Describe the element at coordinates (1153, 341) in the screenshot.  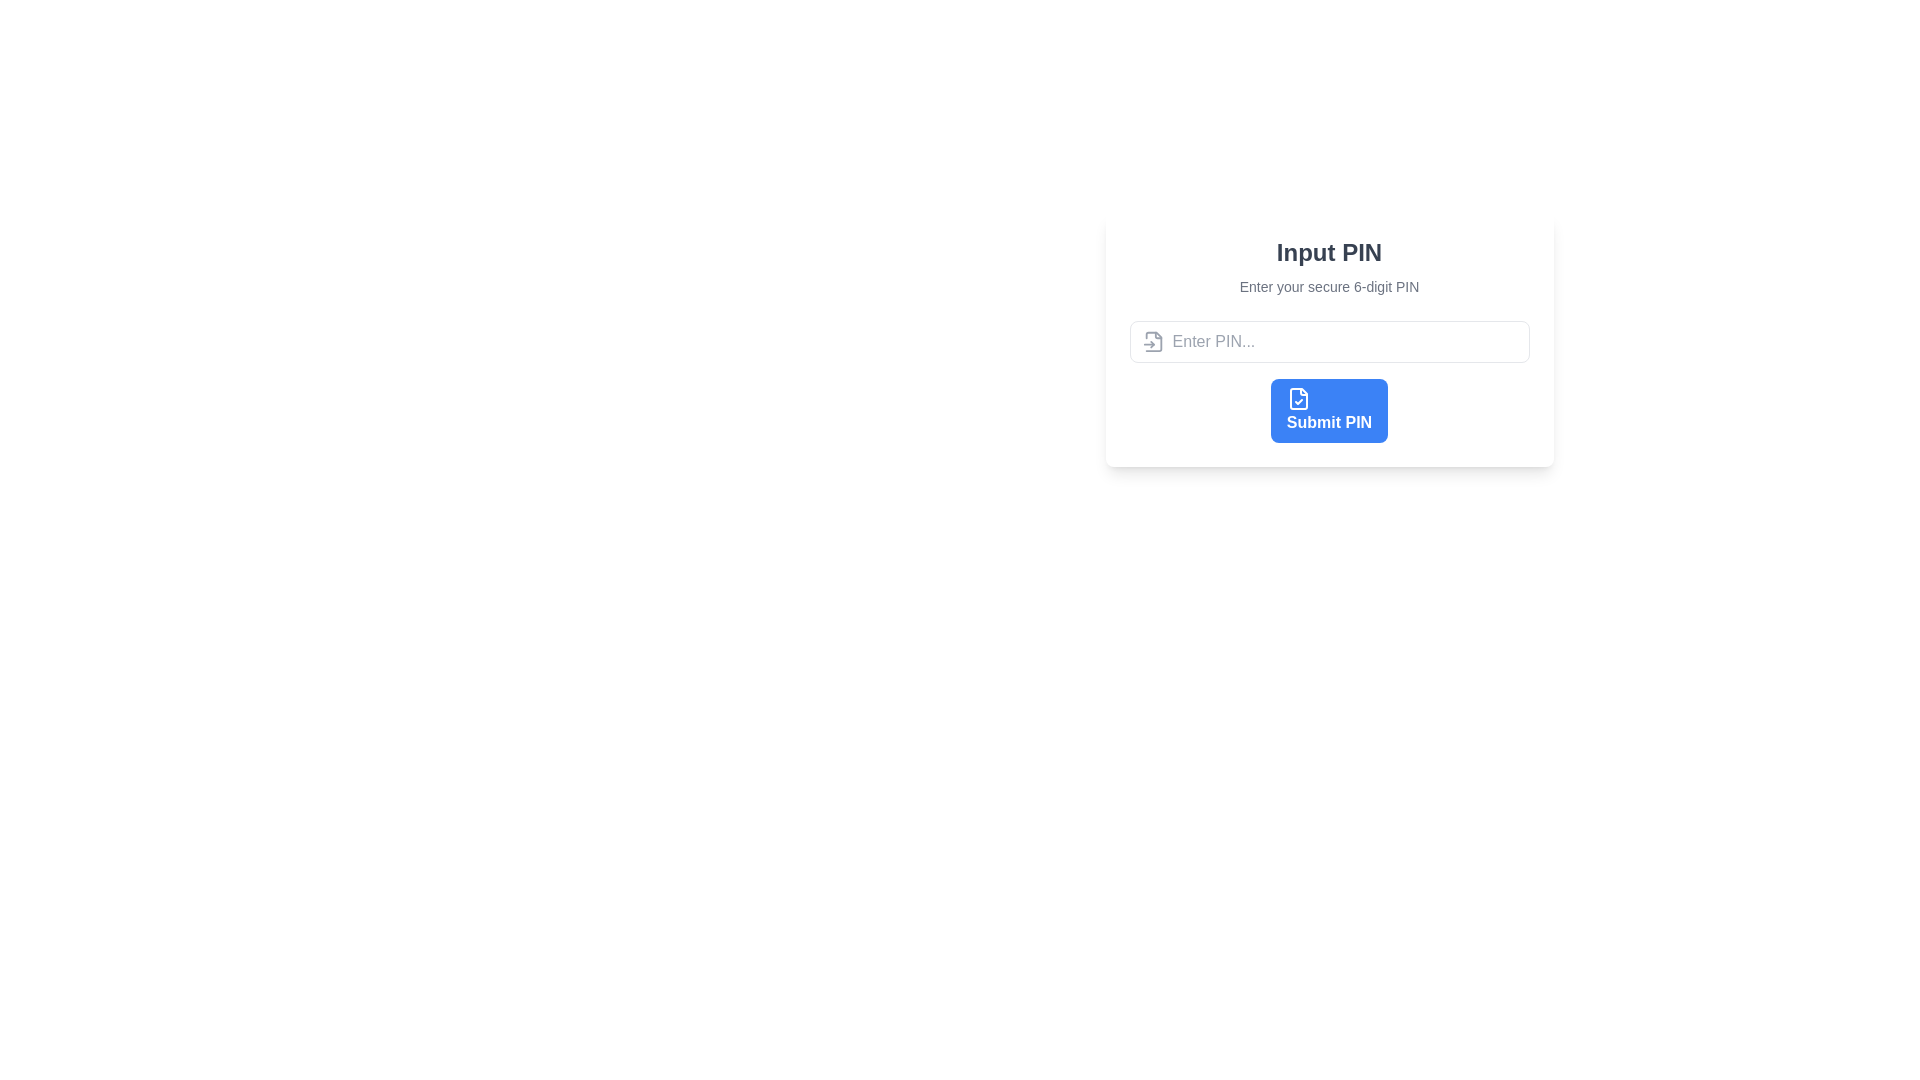
I see `the file/document icon located to the immediate left of the text input box labeled 'Enter PIN...'` at that location.